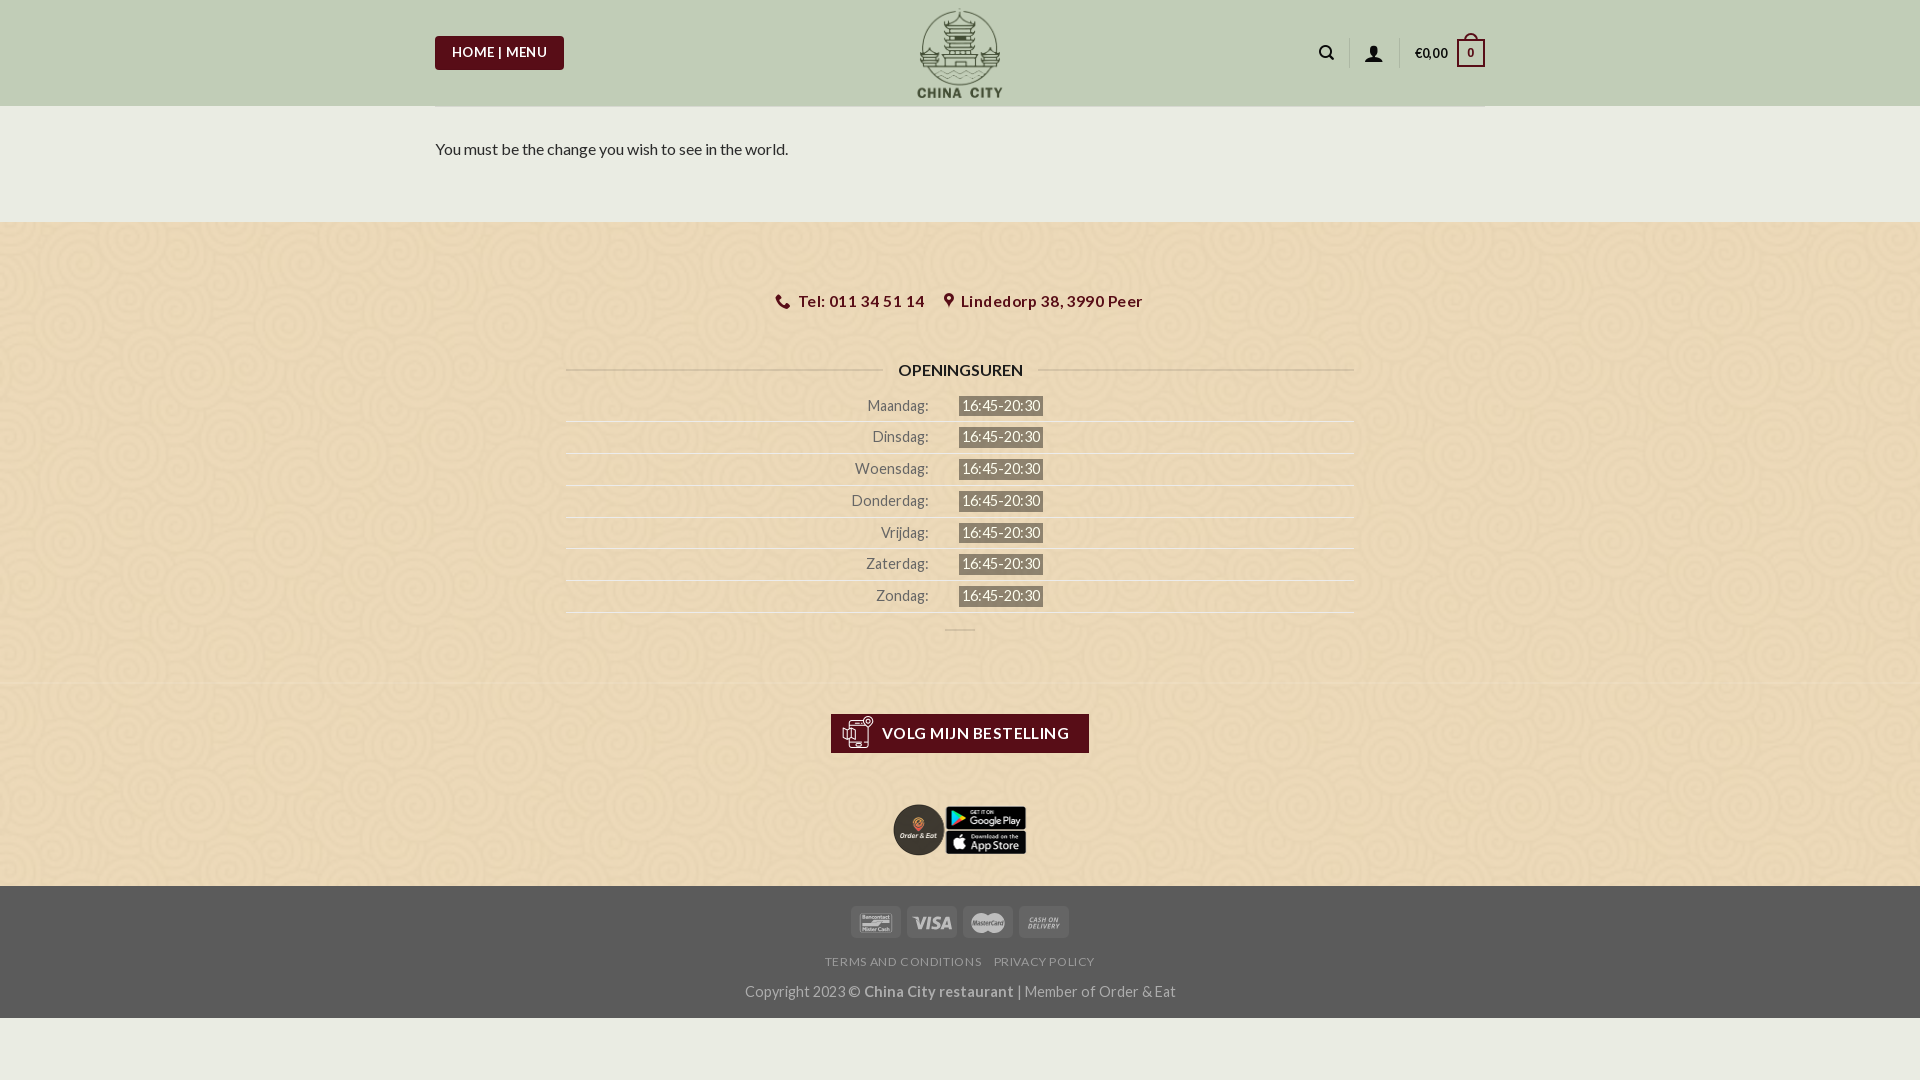 This screenshot has width=1920, height=1080. What do you see at coordinates (1043, 301) in the screenshot?
I see `'Lindedorp 38, 3990 Peer'` at bounding box center [1043, 301].